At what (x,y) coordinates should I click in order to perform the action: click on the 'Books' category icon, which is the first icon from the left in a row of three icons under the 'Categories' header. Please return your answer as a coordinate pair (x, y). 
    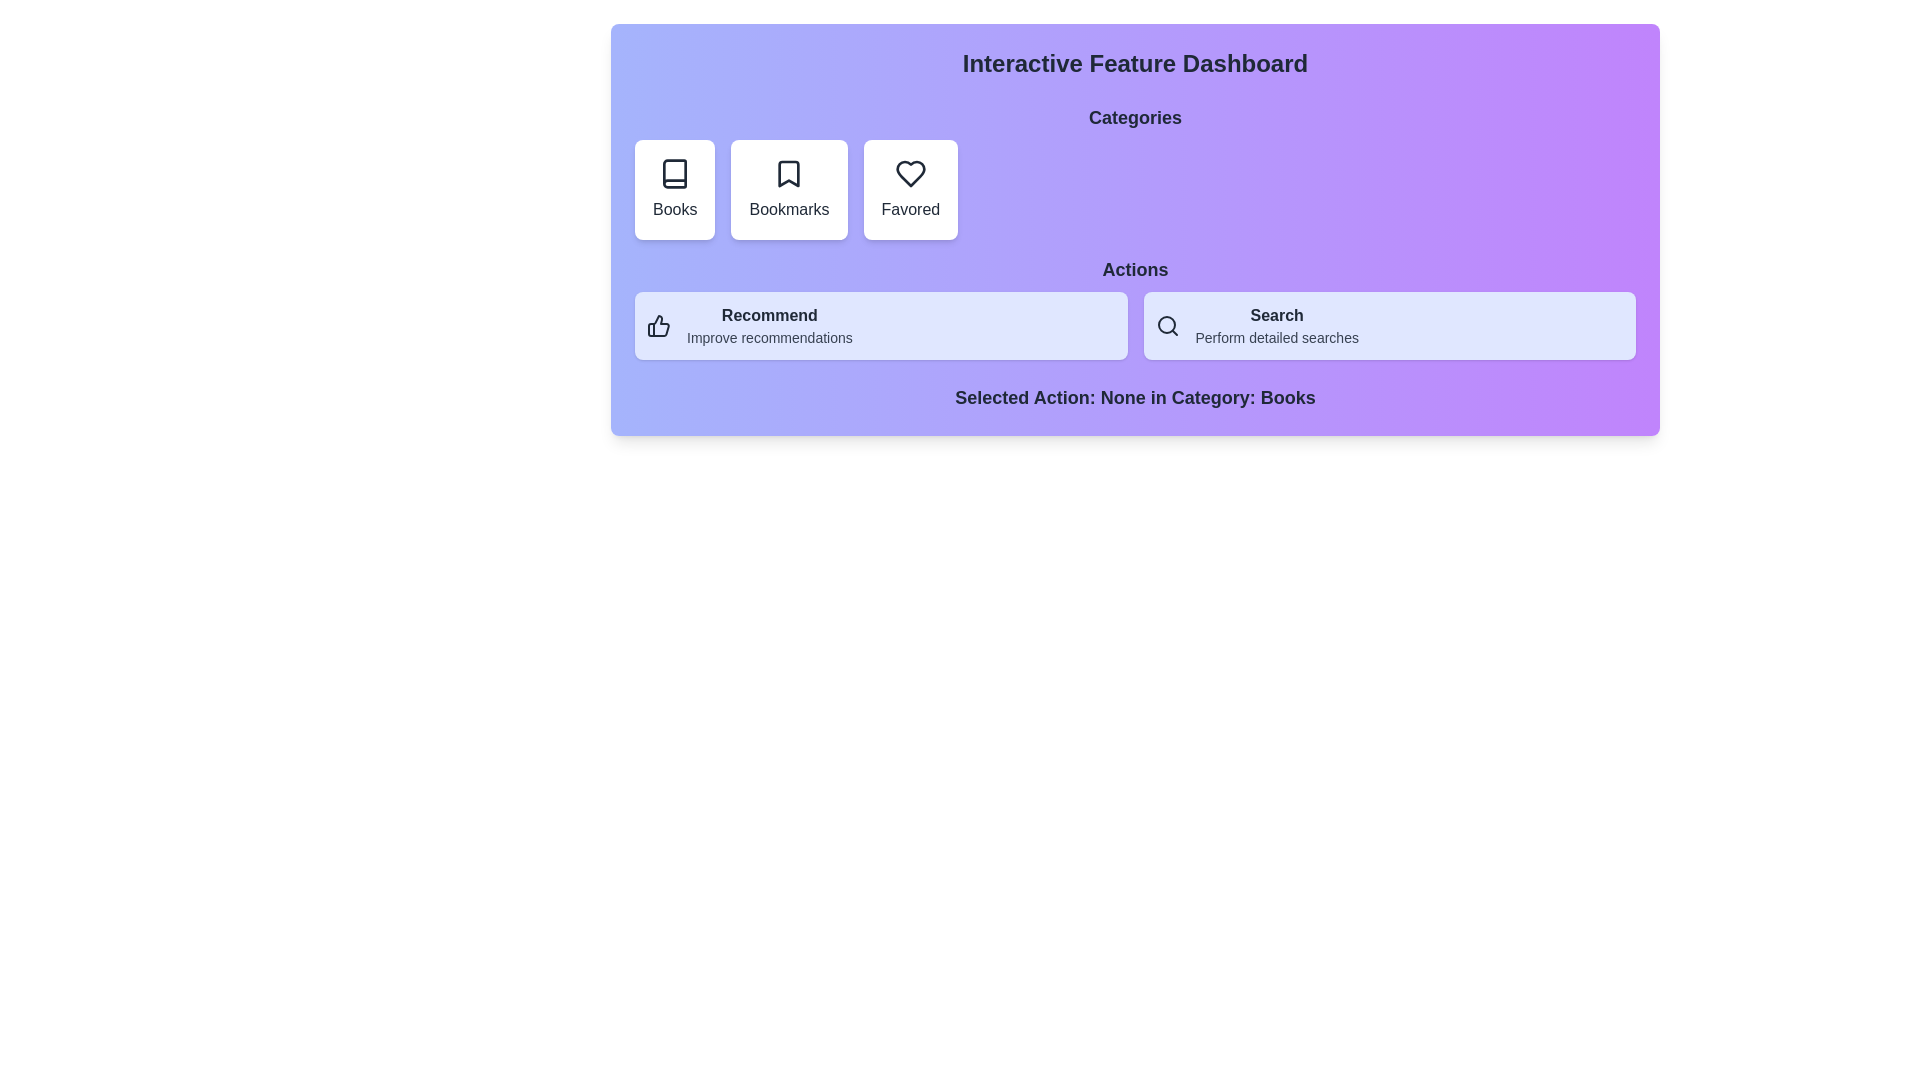
    Looking at the image, I should click on (675, 172).